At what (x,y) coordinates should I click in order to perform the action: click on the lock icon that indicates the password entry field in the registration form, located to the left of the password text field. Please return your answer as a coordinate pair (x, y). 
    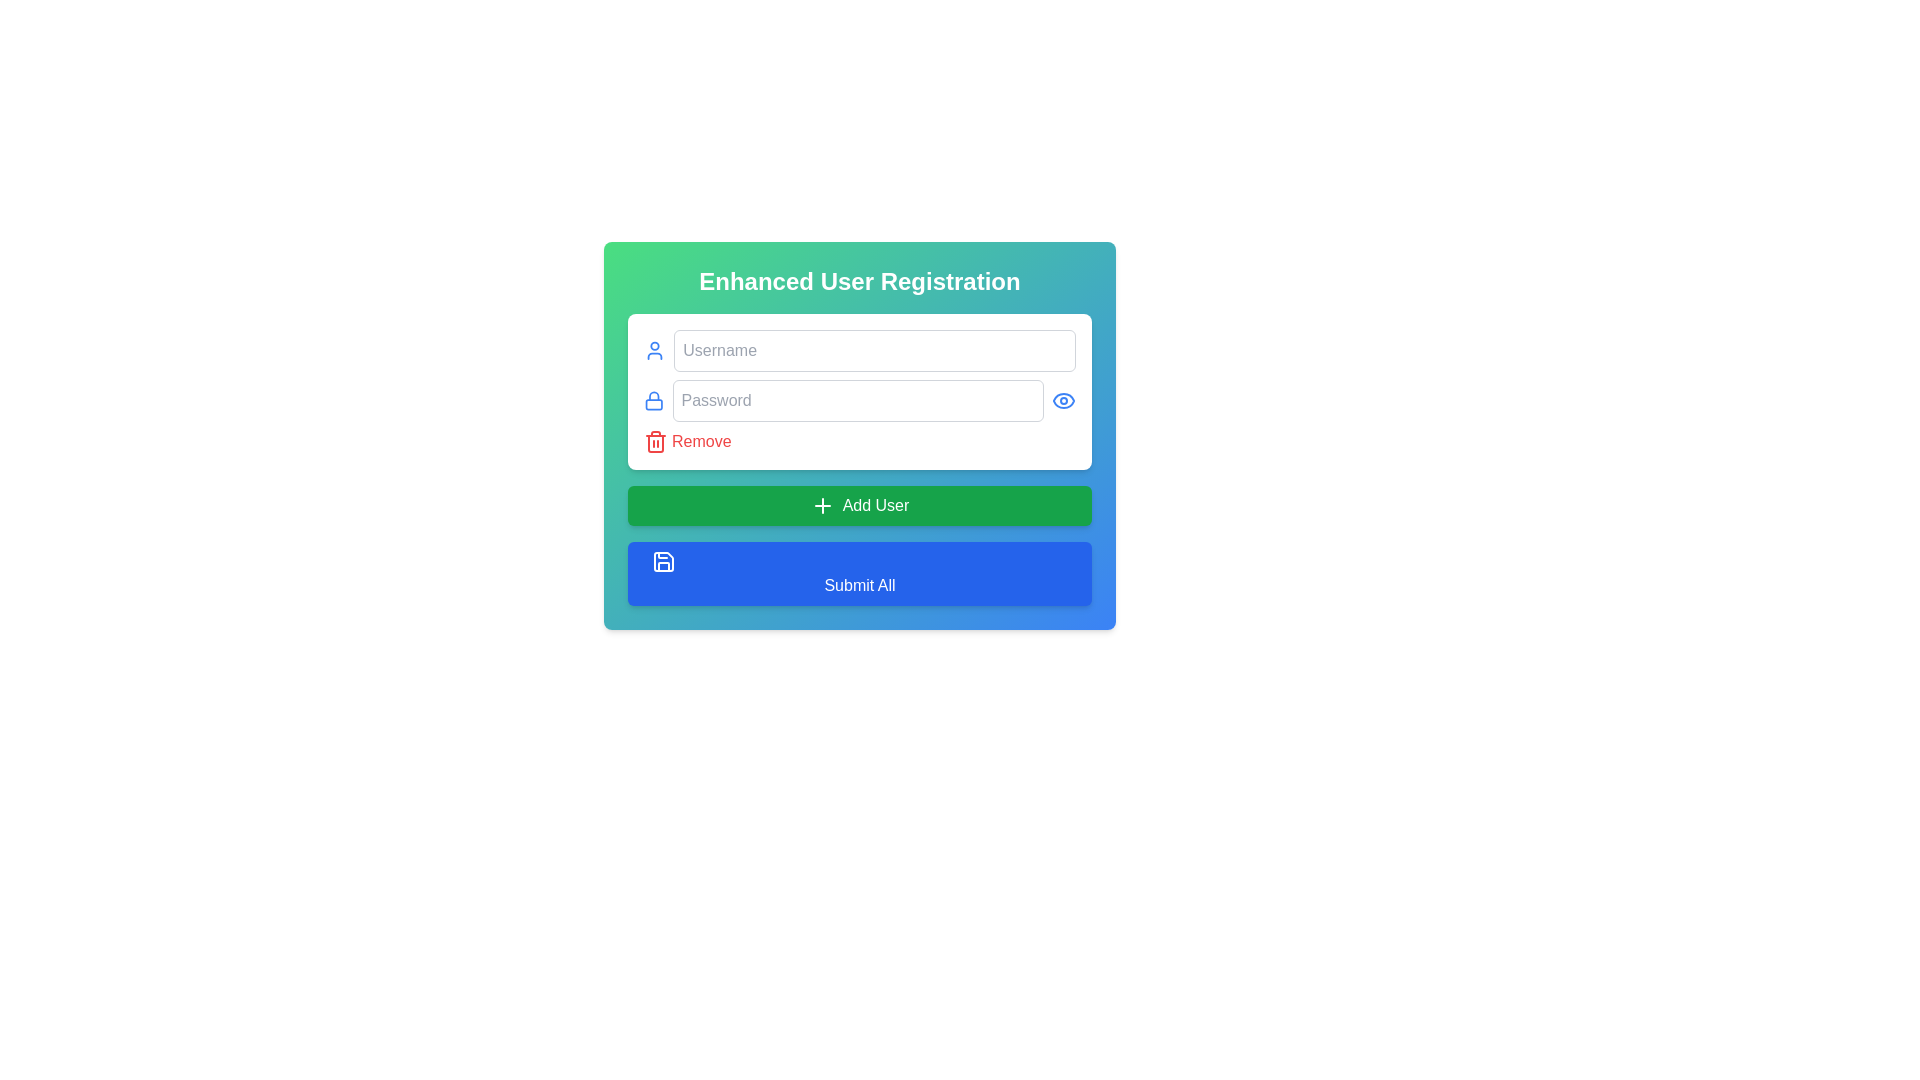
    Looking at the image, I should click on (654, 401).